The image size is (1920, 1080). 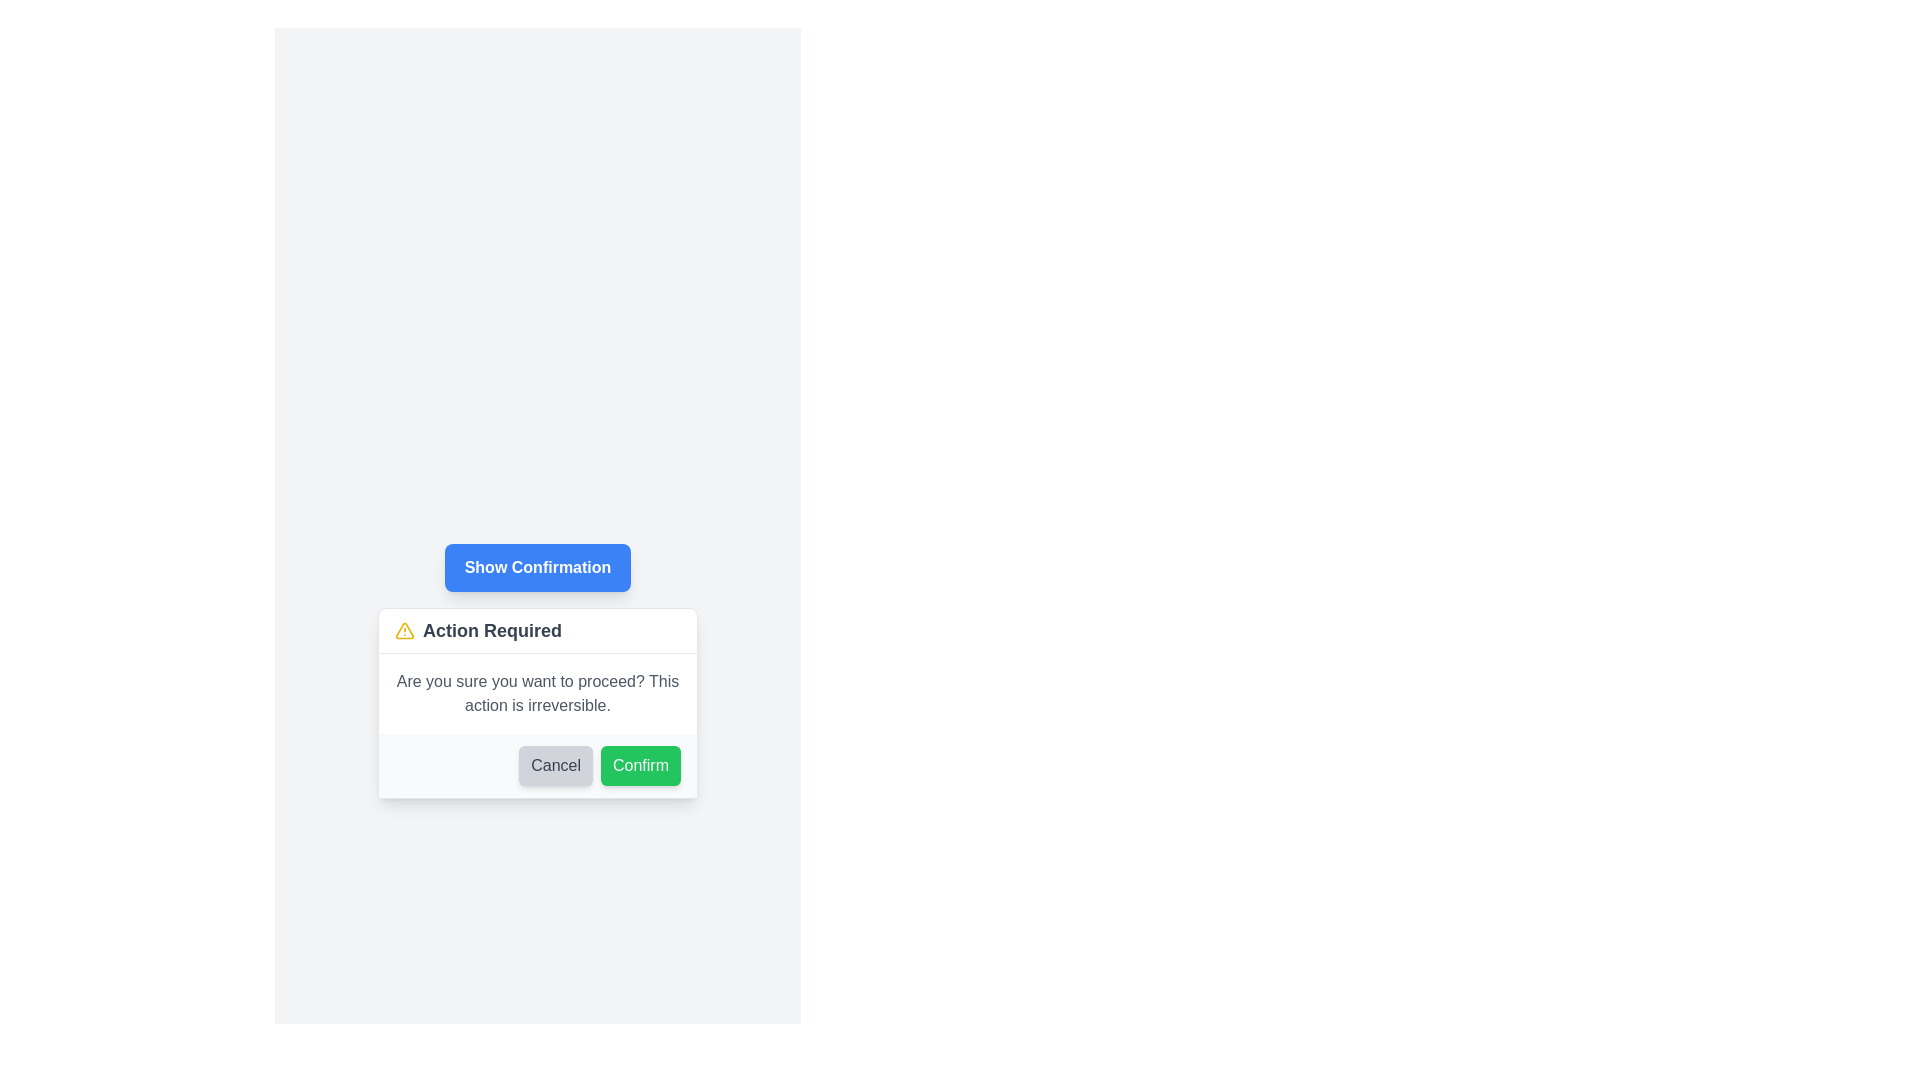 I want to click on warning or confirmation message displayed in the text block within the modal dialog titled 'Action Required', so click(x=537, y=693).